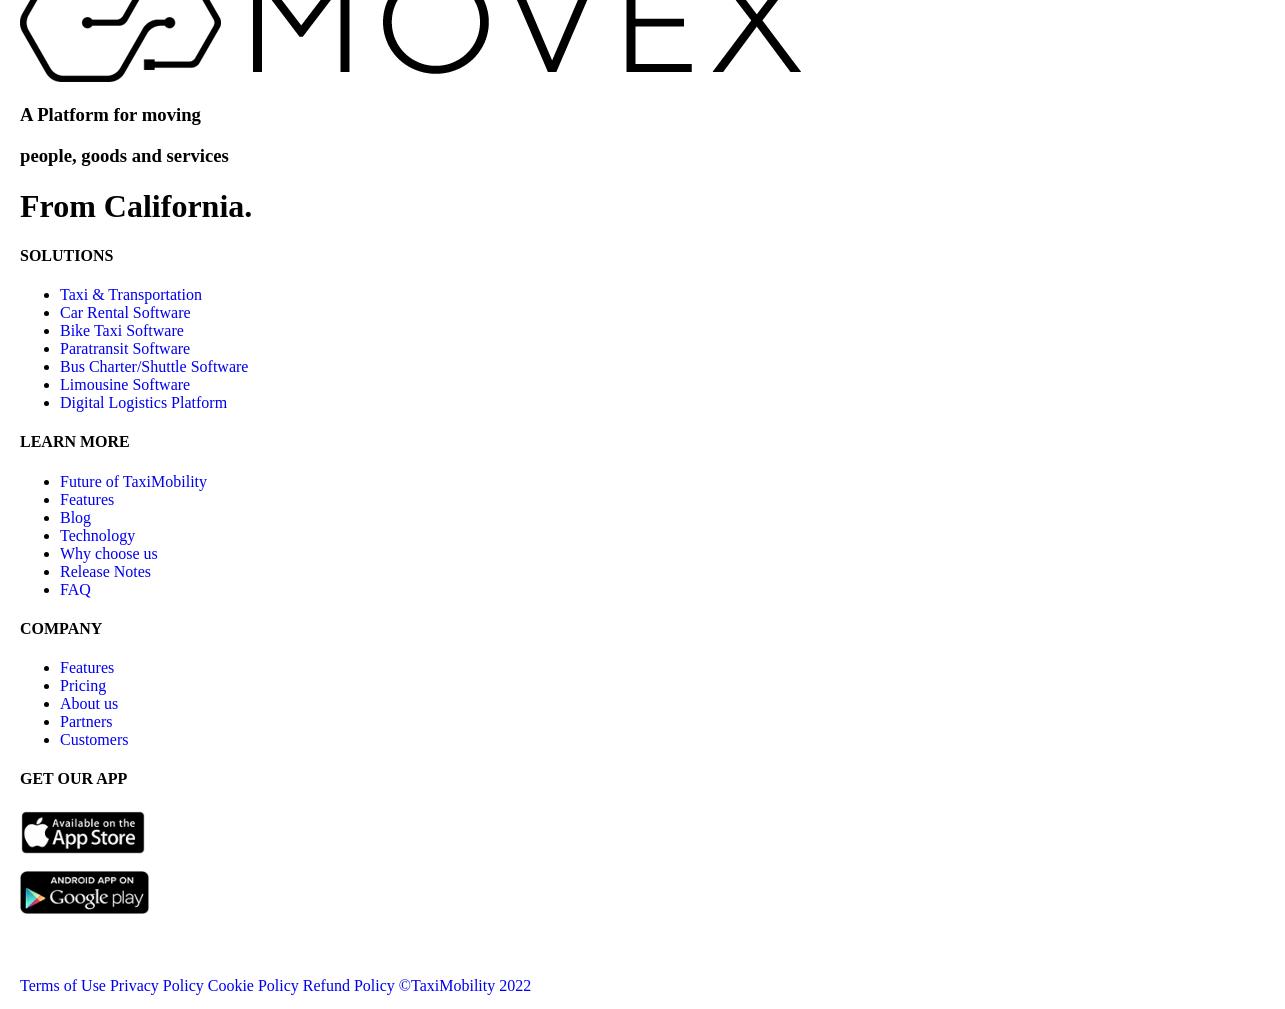  What do you see at coordinates (125, 383) in the screenshot?
I see `'Limousine Software'` at bounding box center [125, 383].